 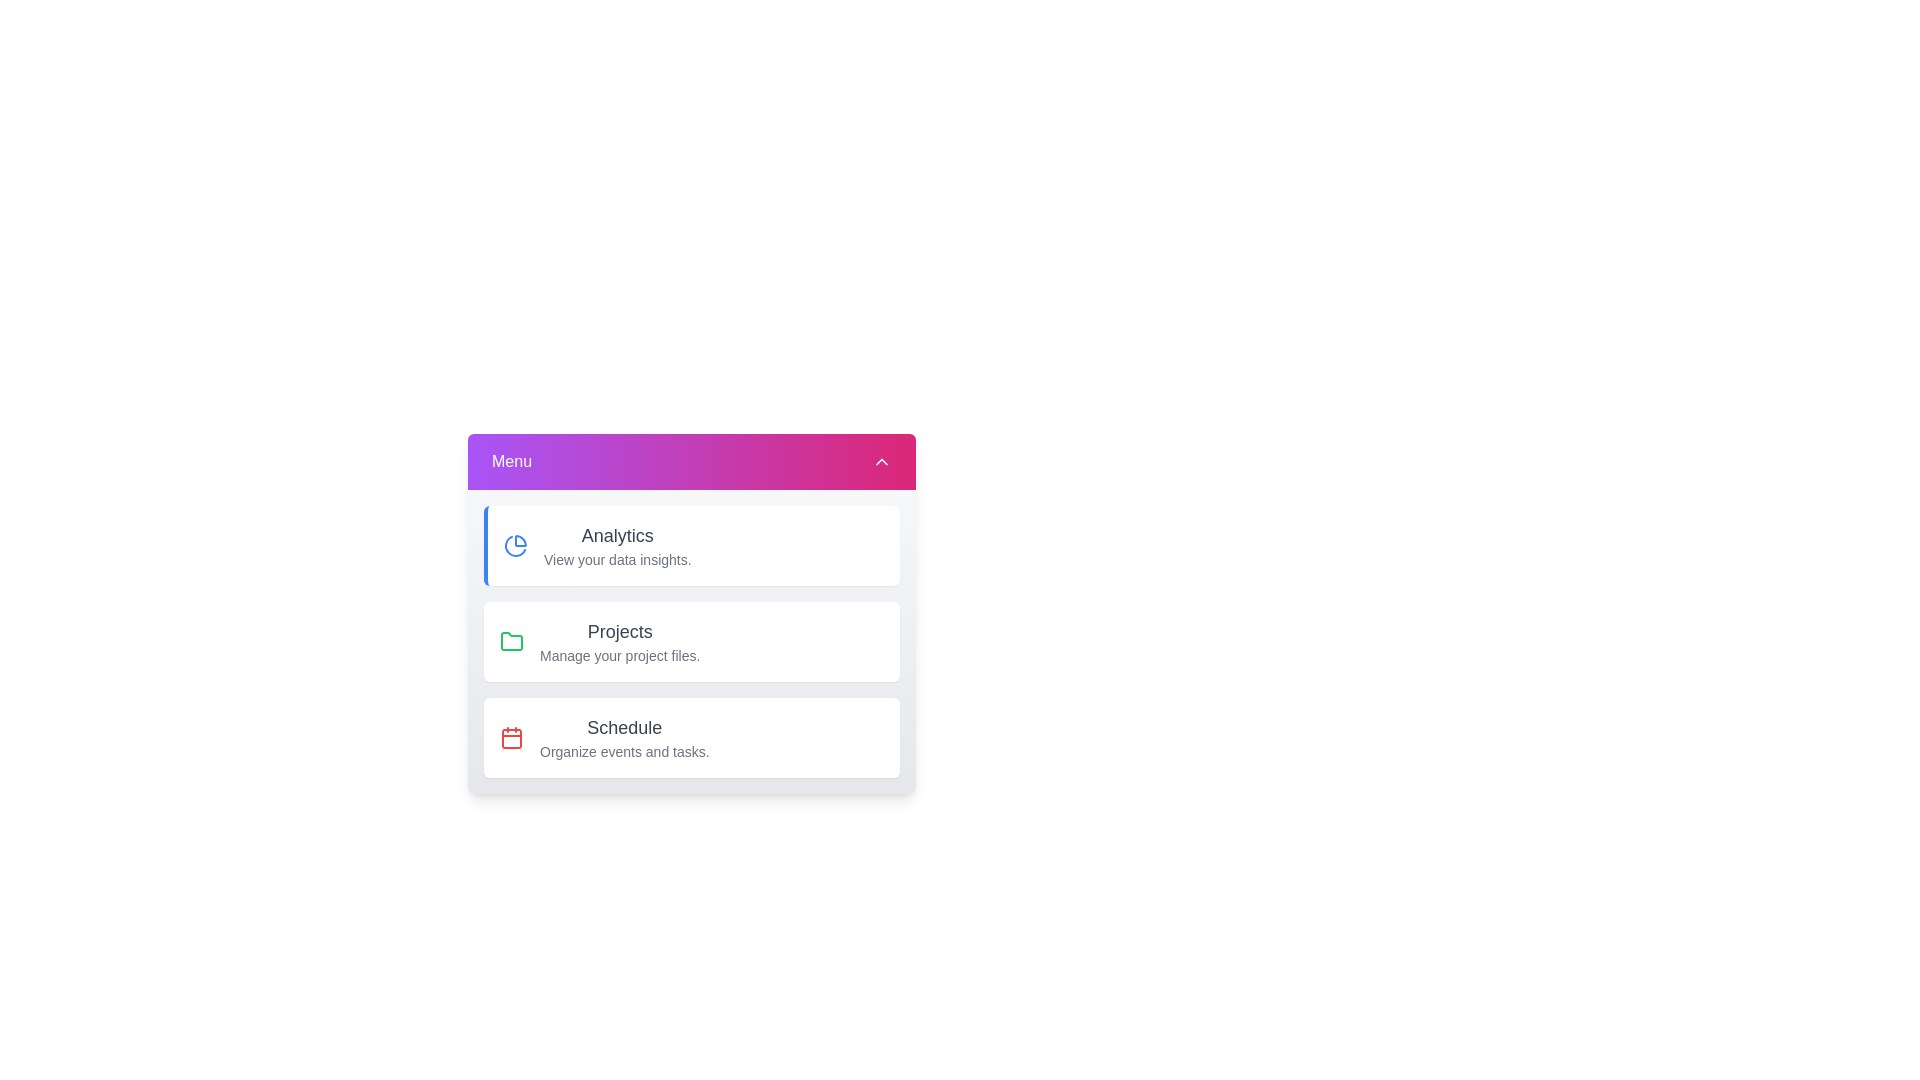 What do you see at coordinates (691, 641) in the screenshot?
I see `the menu item corresponding to Projects` at bounding box center [691, 641].